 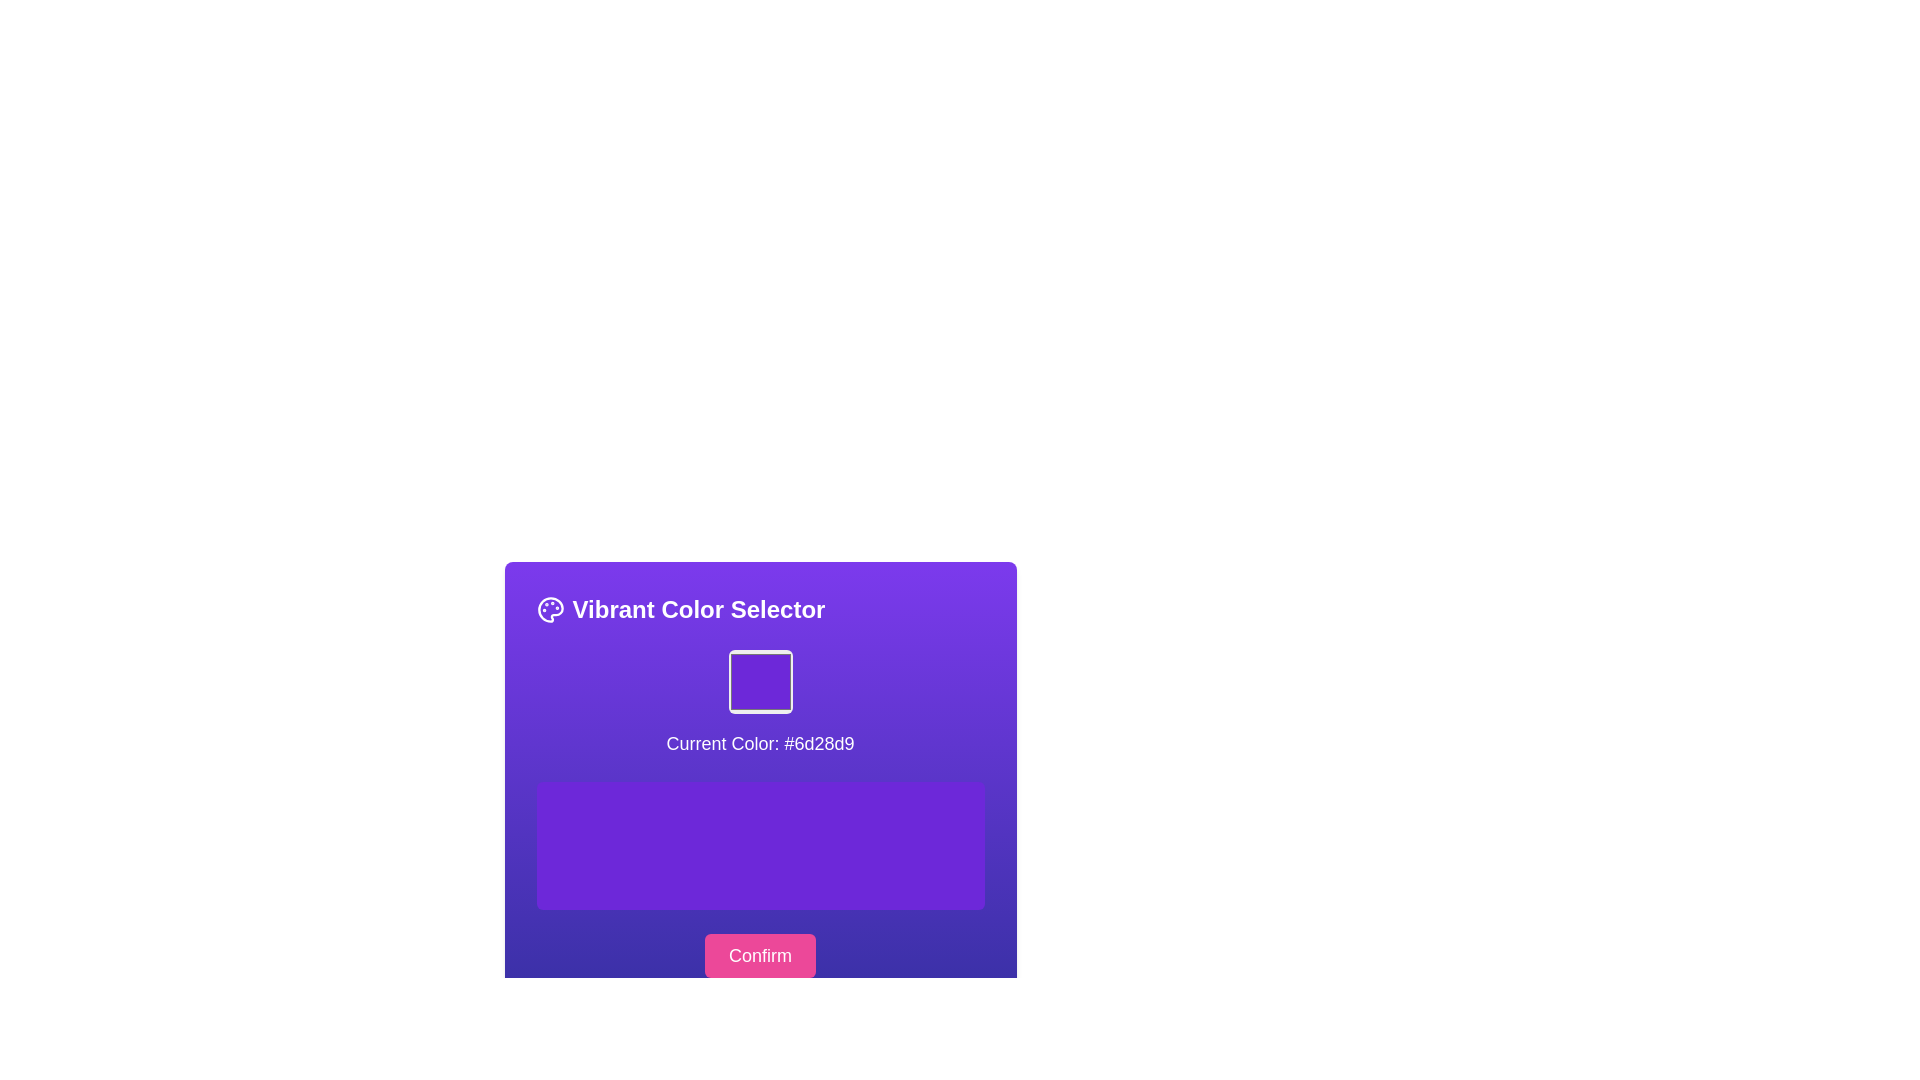 What do you see at coordinates (759, 681) in the screenshot?
I see `the Color Preview Box, which is a square element with a bright purple color (#6d28d9) and rounded borders` at bounding box center [759, 681].